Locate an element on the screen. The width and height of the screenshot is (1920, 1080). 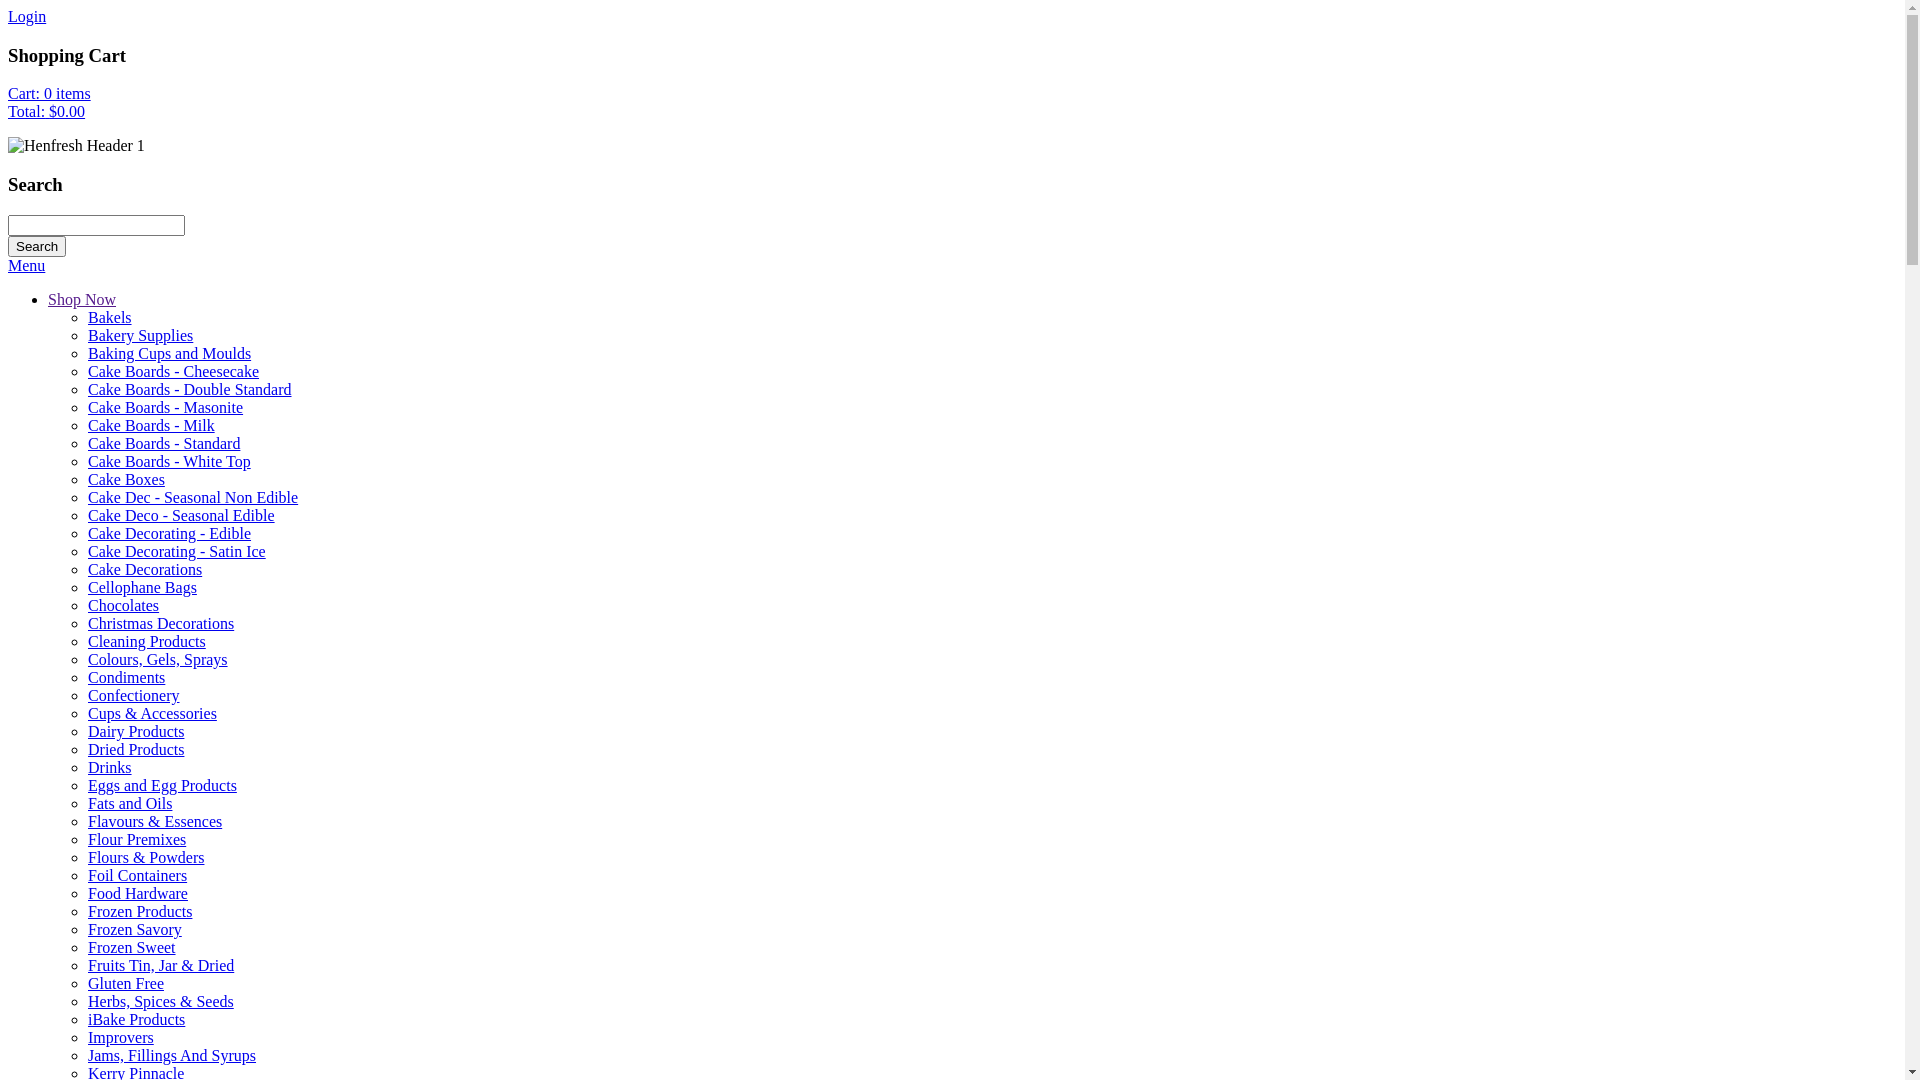
'Chocolates' is located at coordinates (122, 604).